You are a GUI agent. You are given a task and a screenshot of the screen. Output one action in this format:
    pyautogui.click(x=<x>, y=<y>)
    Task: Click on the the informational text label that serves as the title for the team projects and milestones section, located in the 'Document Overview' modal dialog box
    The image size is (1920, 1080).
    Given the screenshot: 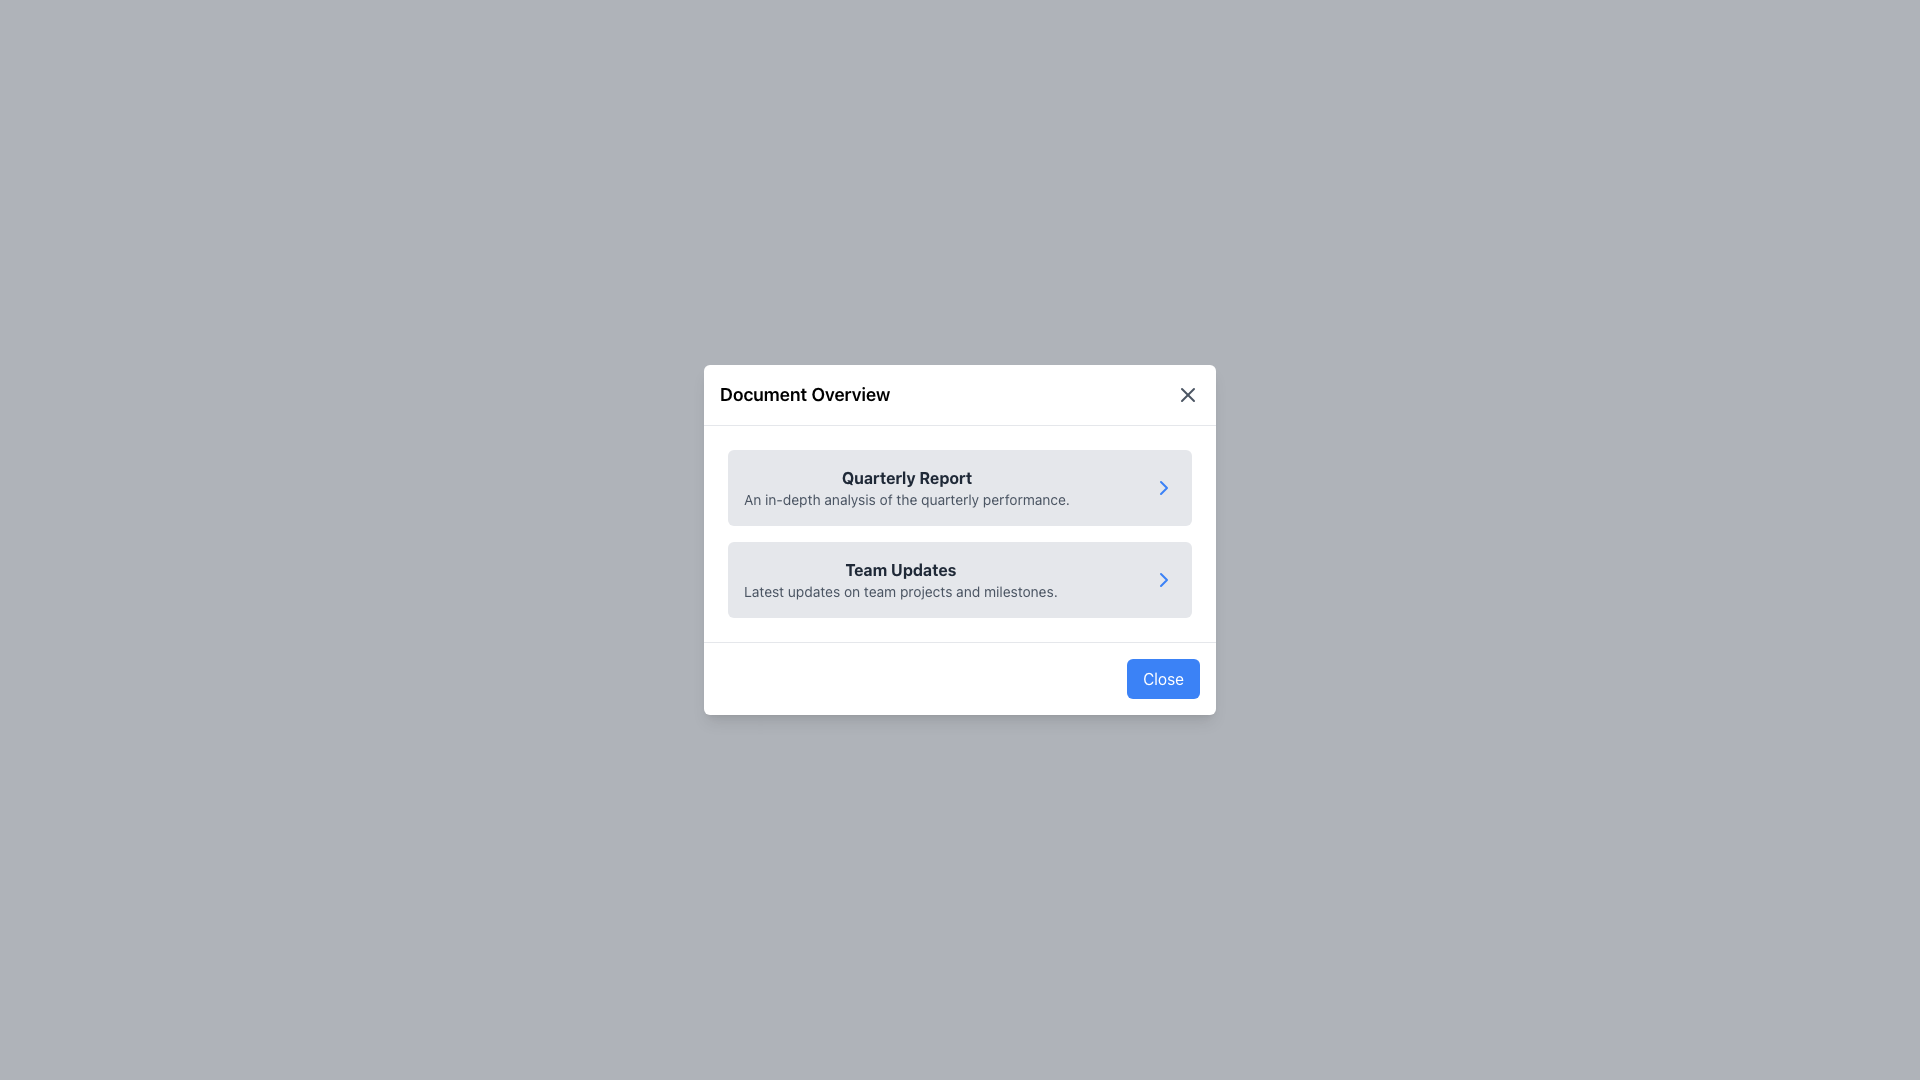 What is the action you would take?
    pyautogui.click(x=899, y=570)
    